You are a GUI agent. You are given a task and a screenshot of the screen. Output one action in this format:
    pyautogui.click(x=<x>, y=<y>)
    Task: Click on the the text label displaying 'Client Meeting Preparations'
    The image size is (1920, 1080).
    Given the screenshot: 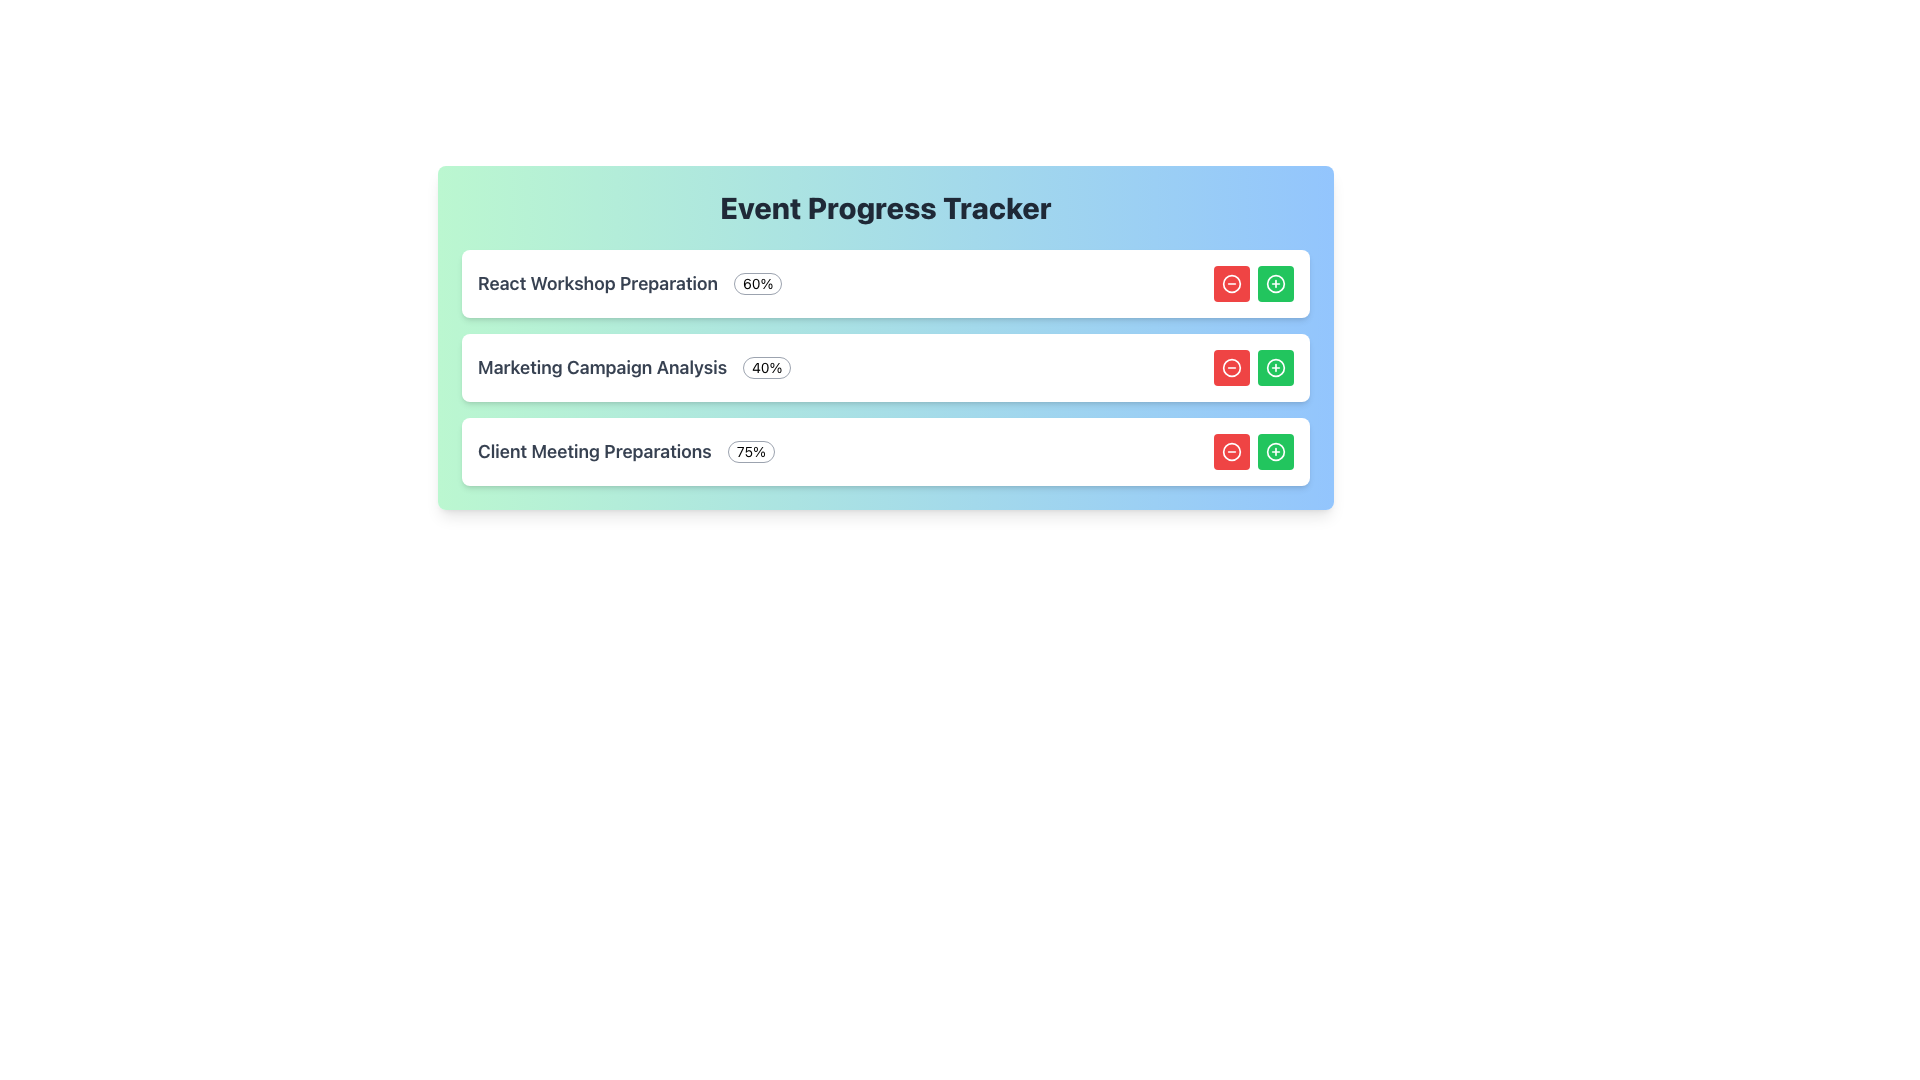 What is the action you would take?
    pyautogui.click(x=593, y=451)
    